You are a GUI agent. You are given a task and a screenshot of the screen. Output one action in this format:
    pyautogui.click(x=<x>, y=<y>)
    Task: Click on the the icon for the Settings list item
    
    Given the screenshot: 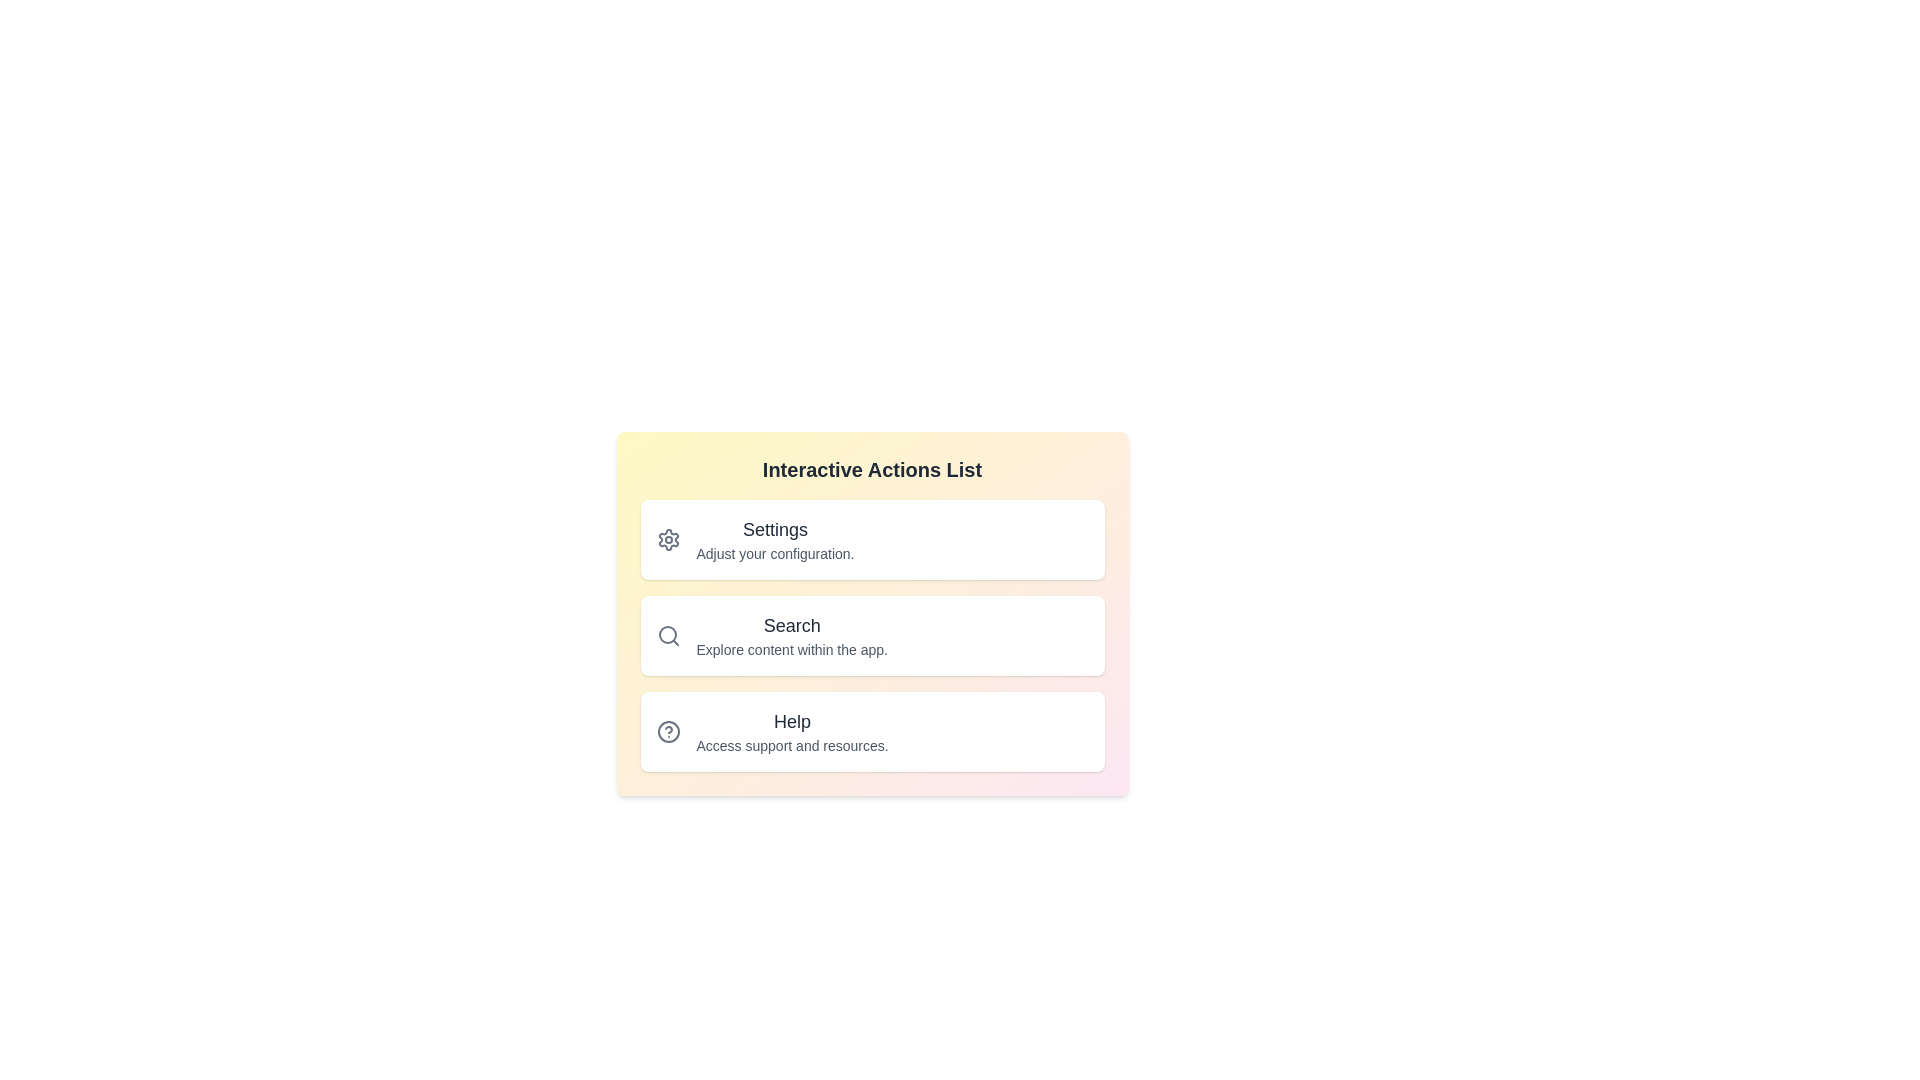 What is the action you would take?
    pyautogui.click(x=668, y=540)
    